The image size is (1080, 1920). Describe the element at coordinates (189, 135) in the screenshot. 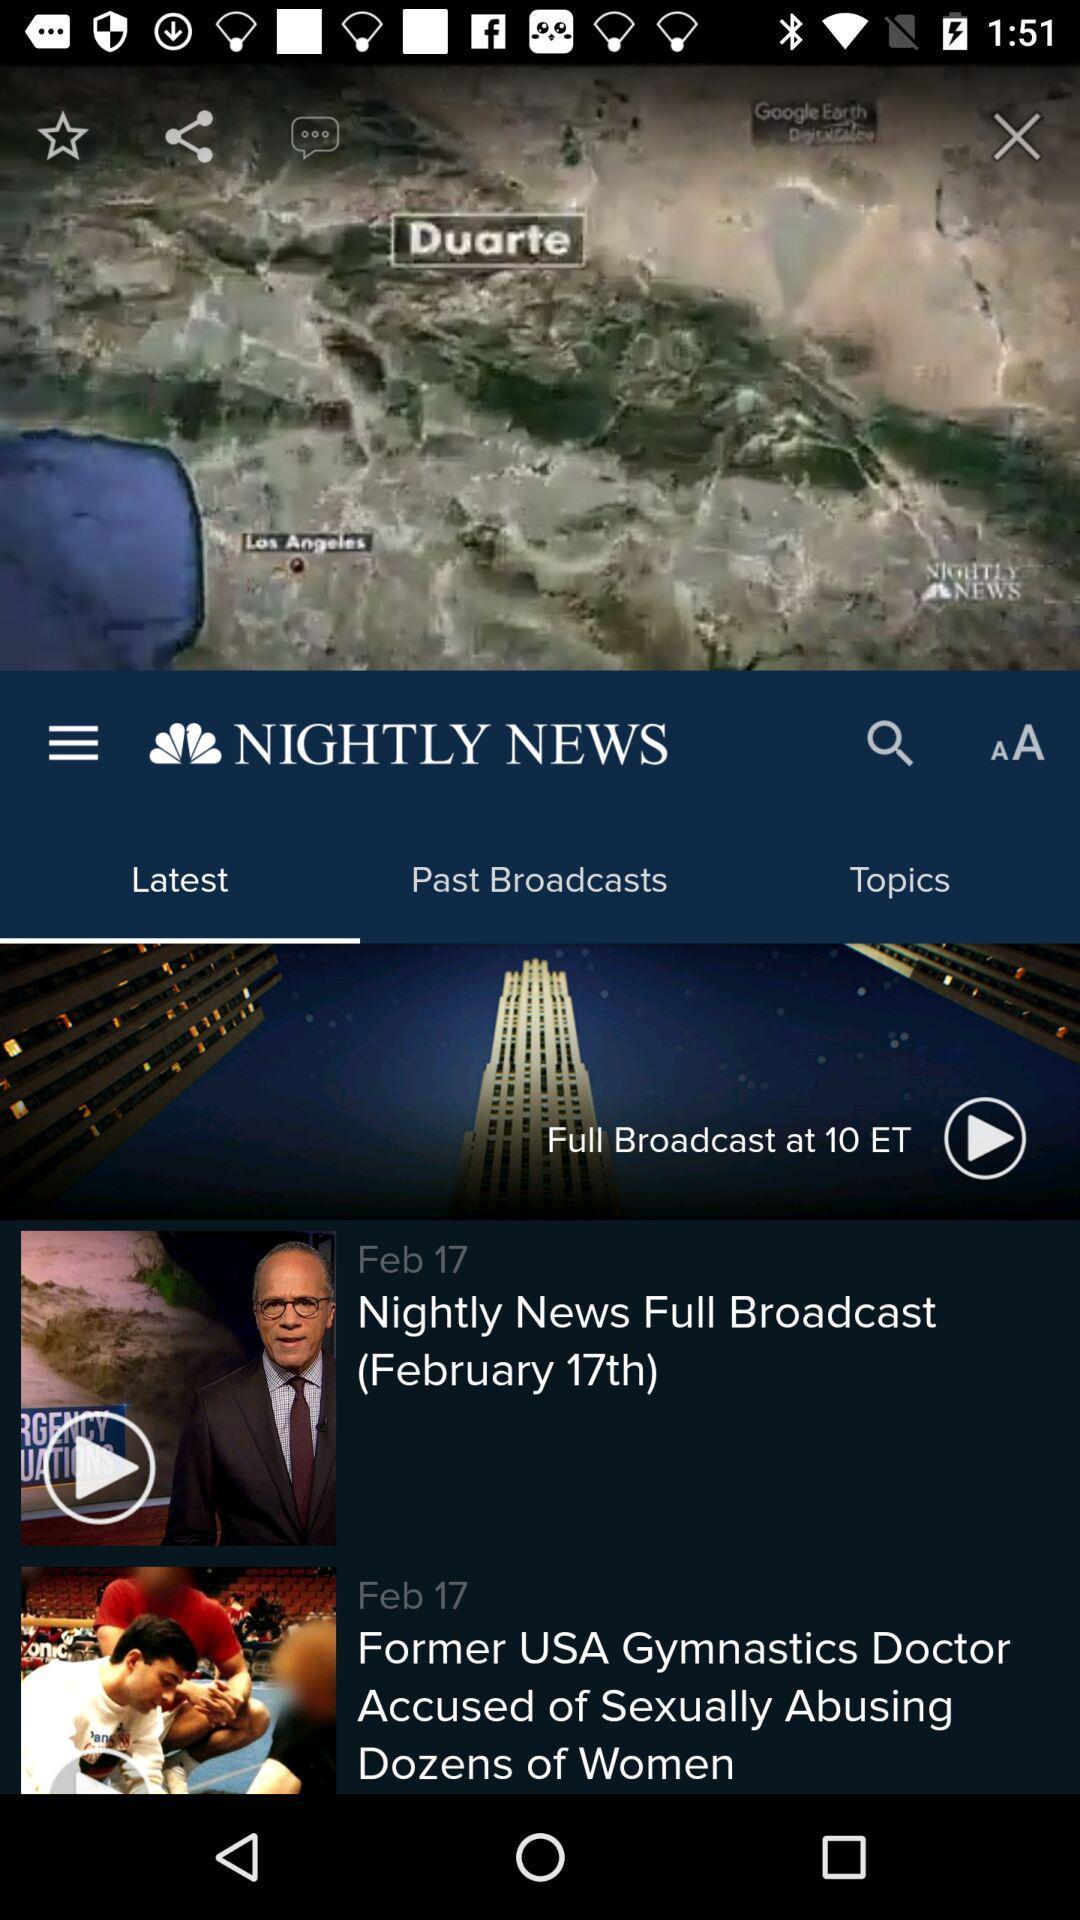

I see `send` at that location.